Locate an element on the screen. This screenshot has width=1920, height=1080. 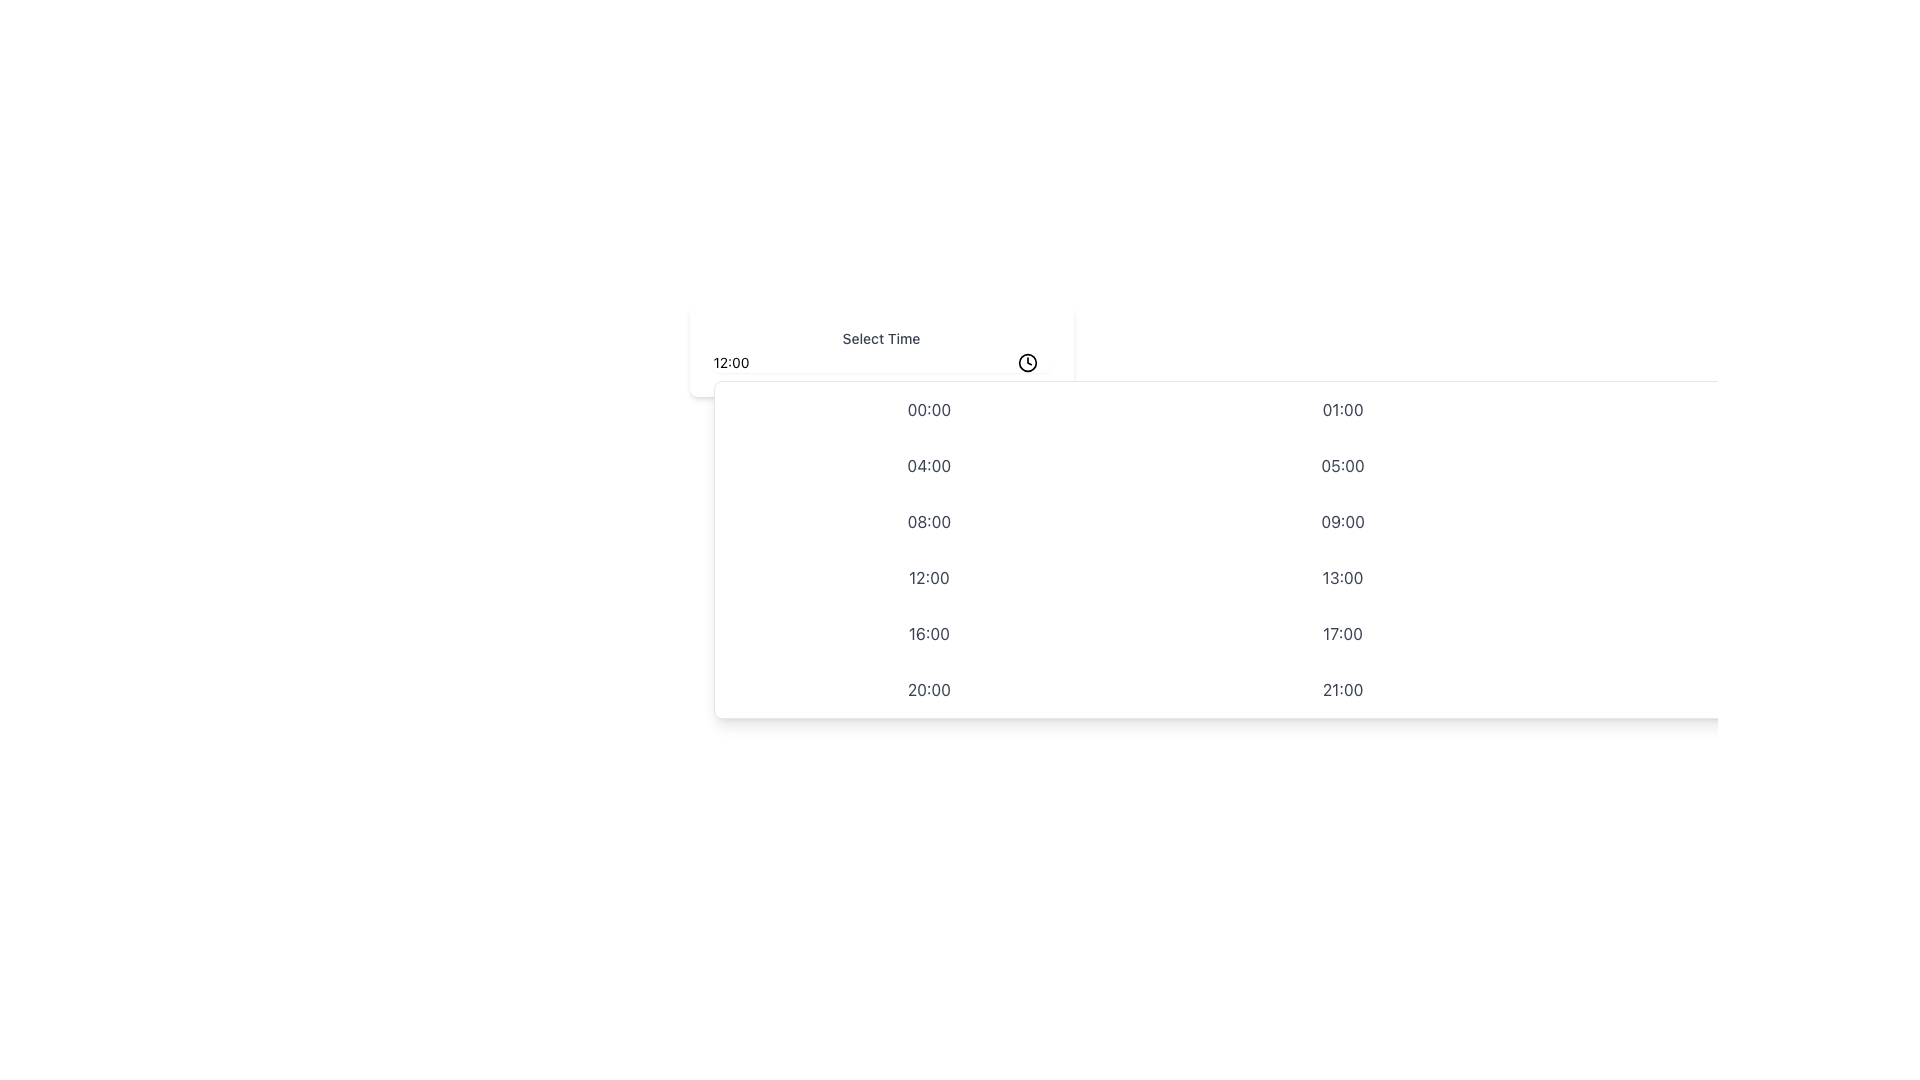
the clock icon component located to the right of the 'Select Time' label and adjacent to the displayed time '12:00' is located at coordinates (1027, 362).